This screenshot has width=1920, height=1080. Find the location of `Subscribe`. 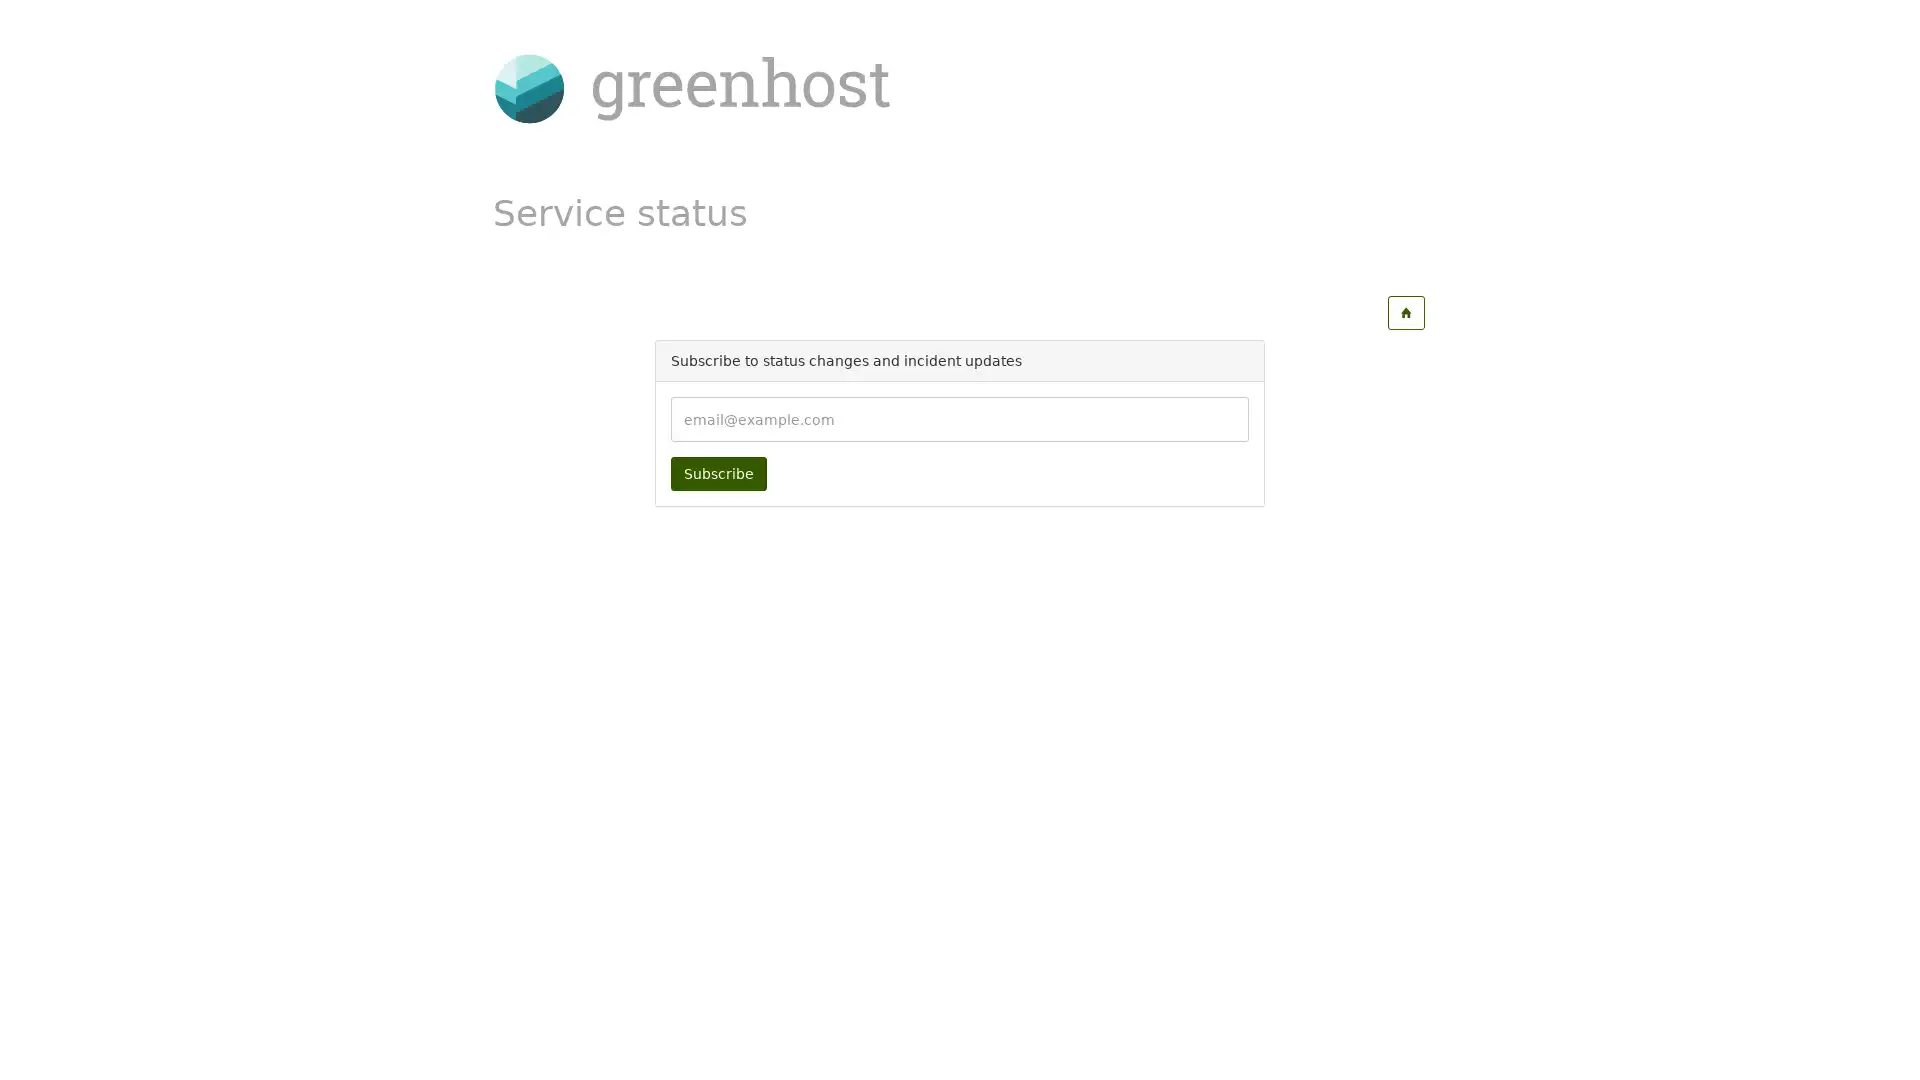

Subscribe is located at coordinates (718, 474).